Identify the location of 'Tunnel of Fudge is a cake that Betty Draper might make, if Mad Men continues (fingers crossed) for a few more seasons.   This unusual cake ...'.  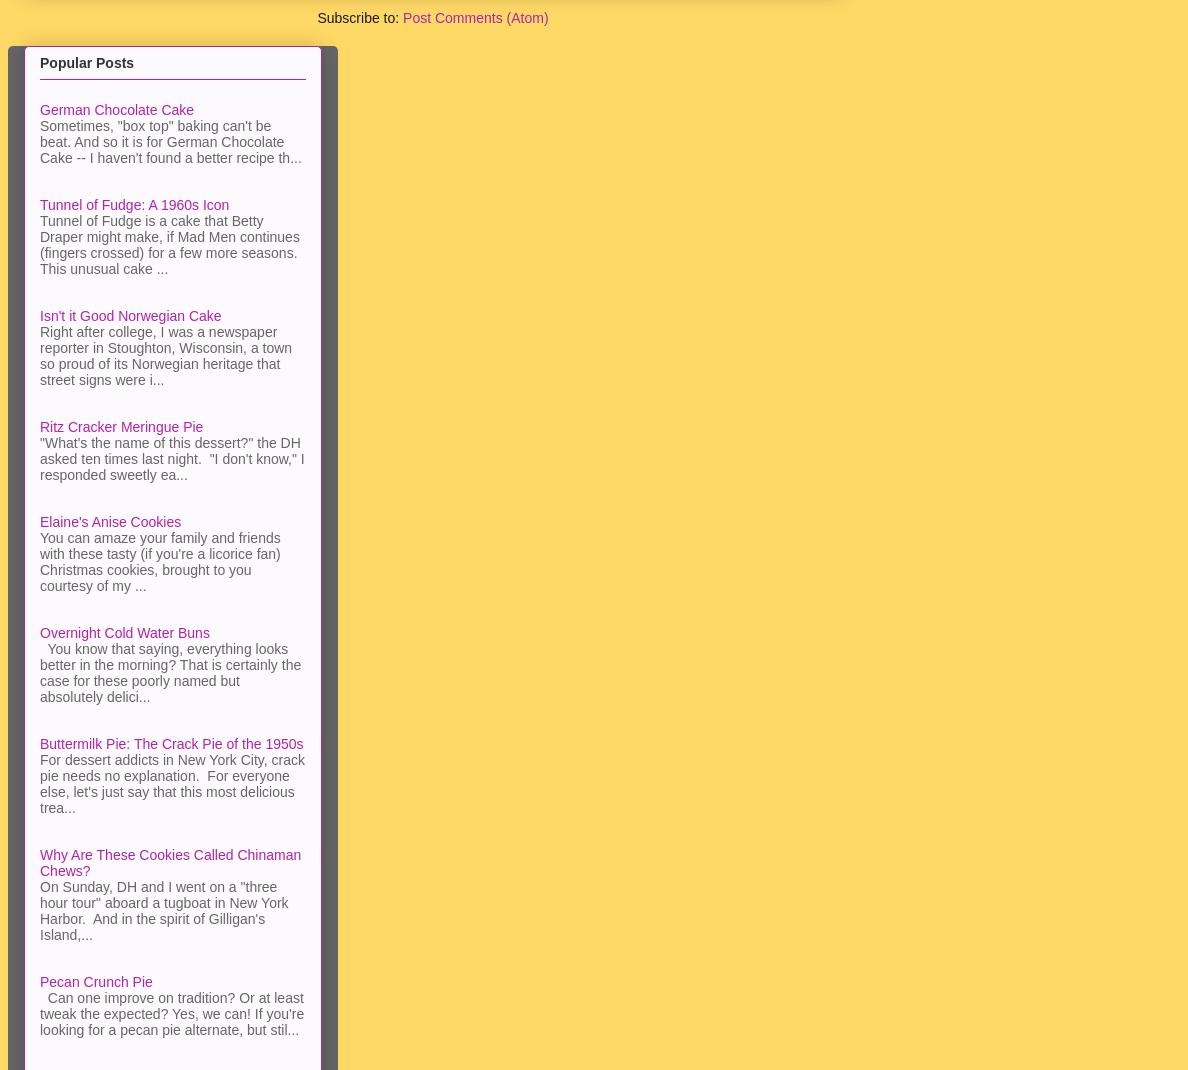
(169, 244).